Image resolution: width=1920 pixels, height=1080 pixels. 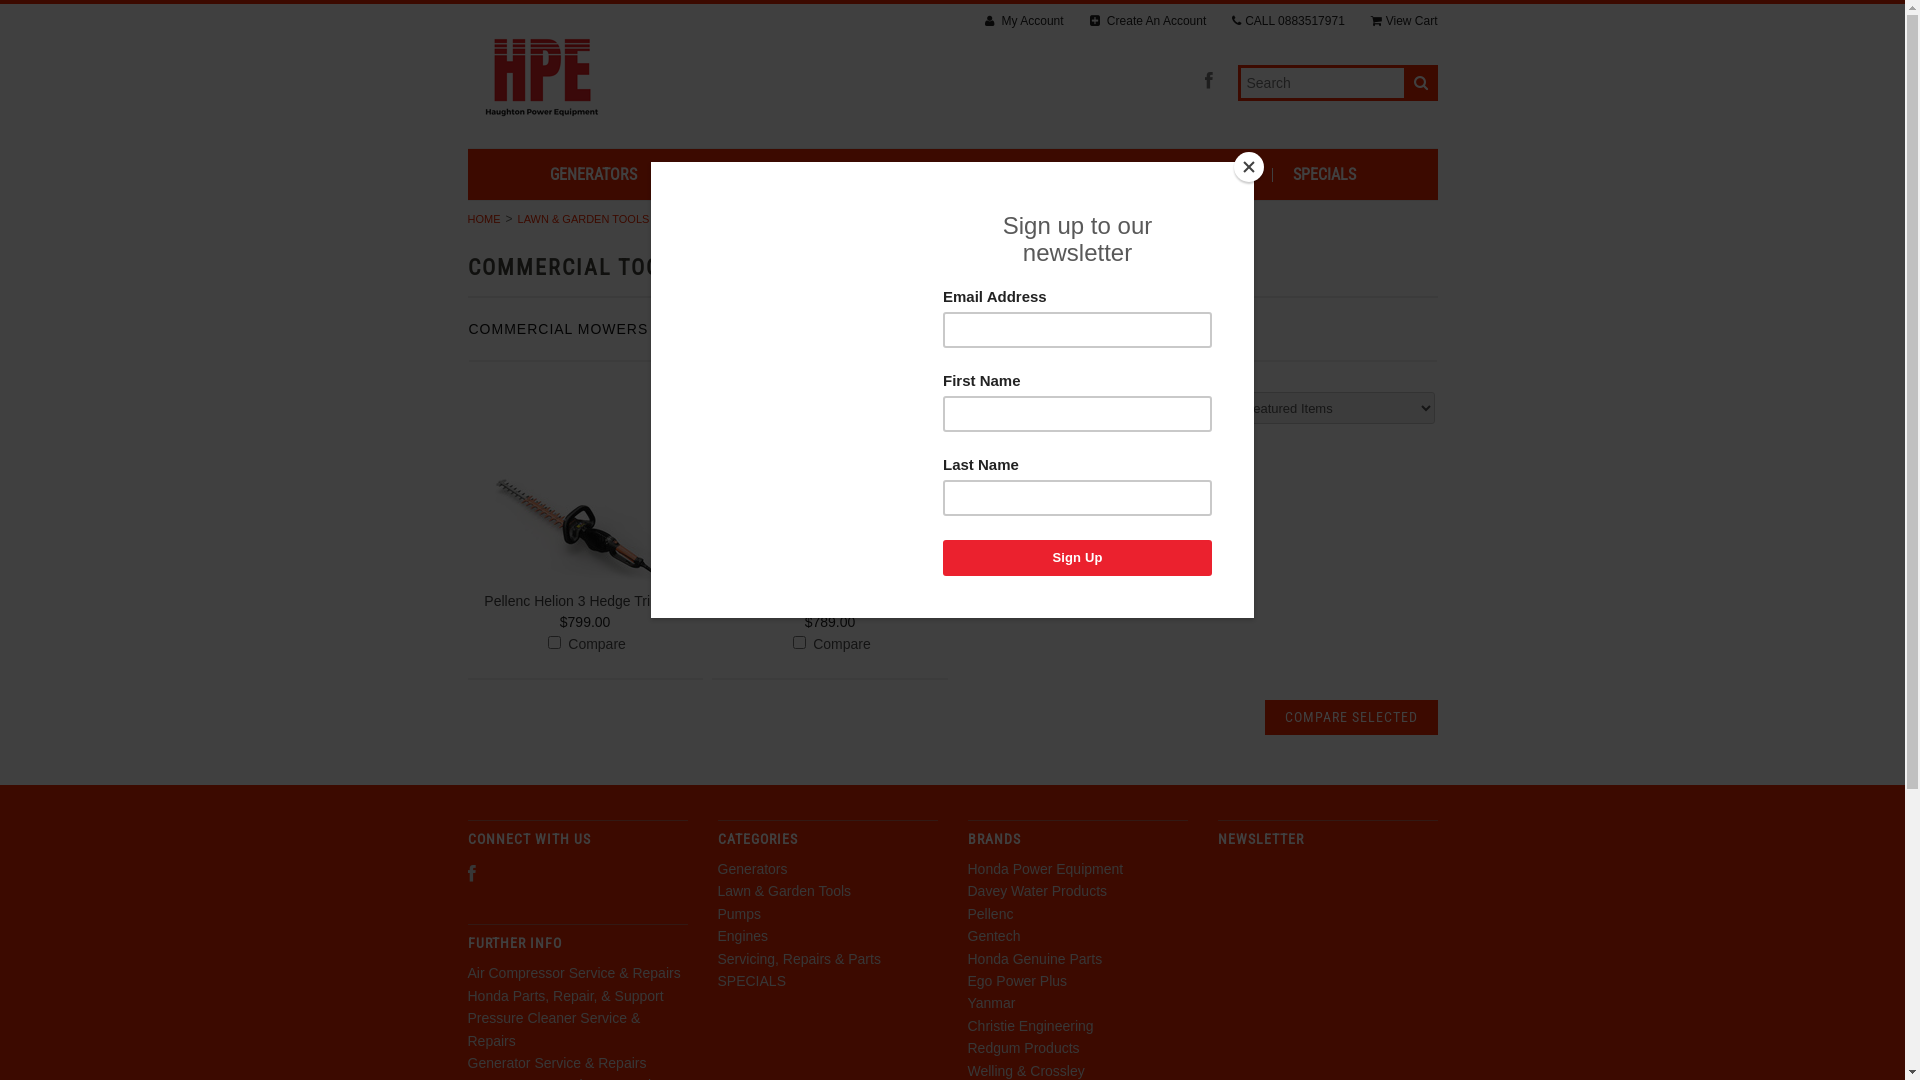 What do you see at coordinates (557, 327) in the screenshot?
I see `'COMMERCIAL MOWERS'` at bounding box center [557, 327].